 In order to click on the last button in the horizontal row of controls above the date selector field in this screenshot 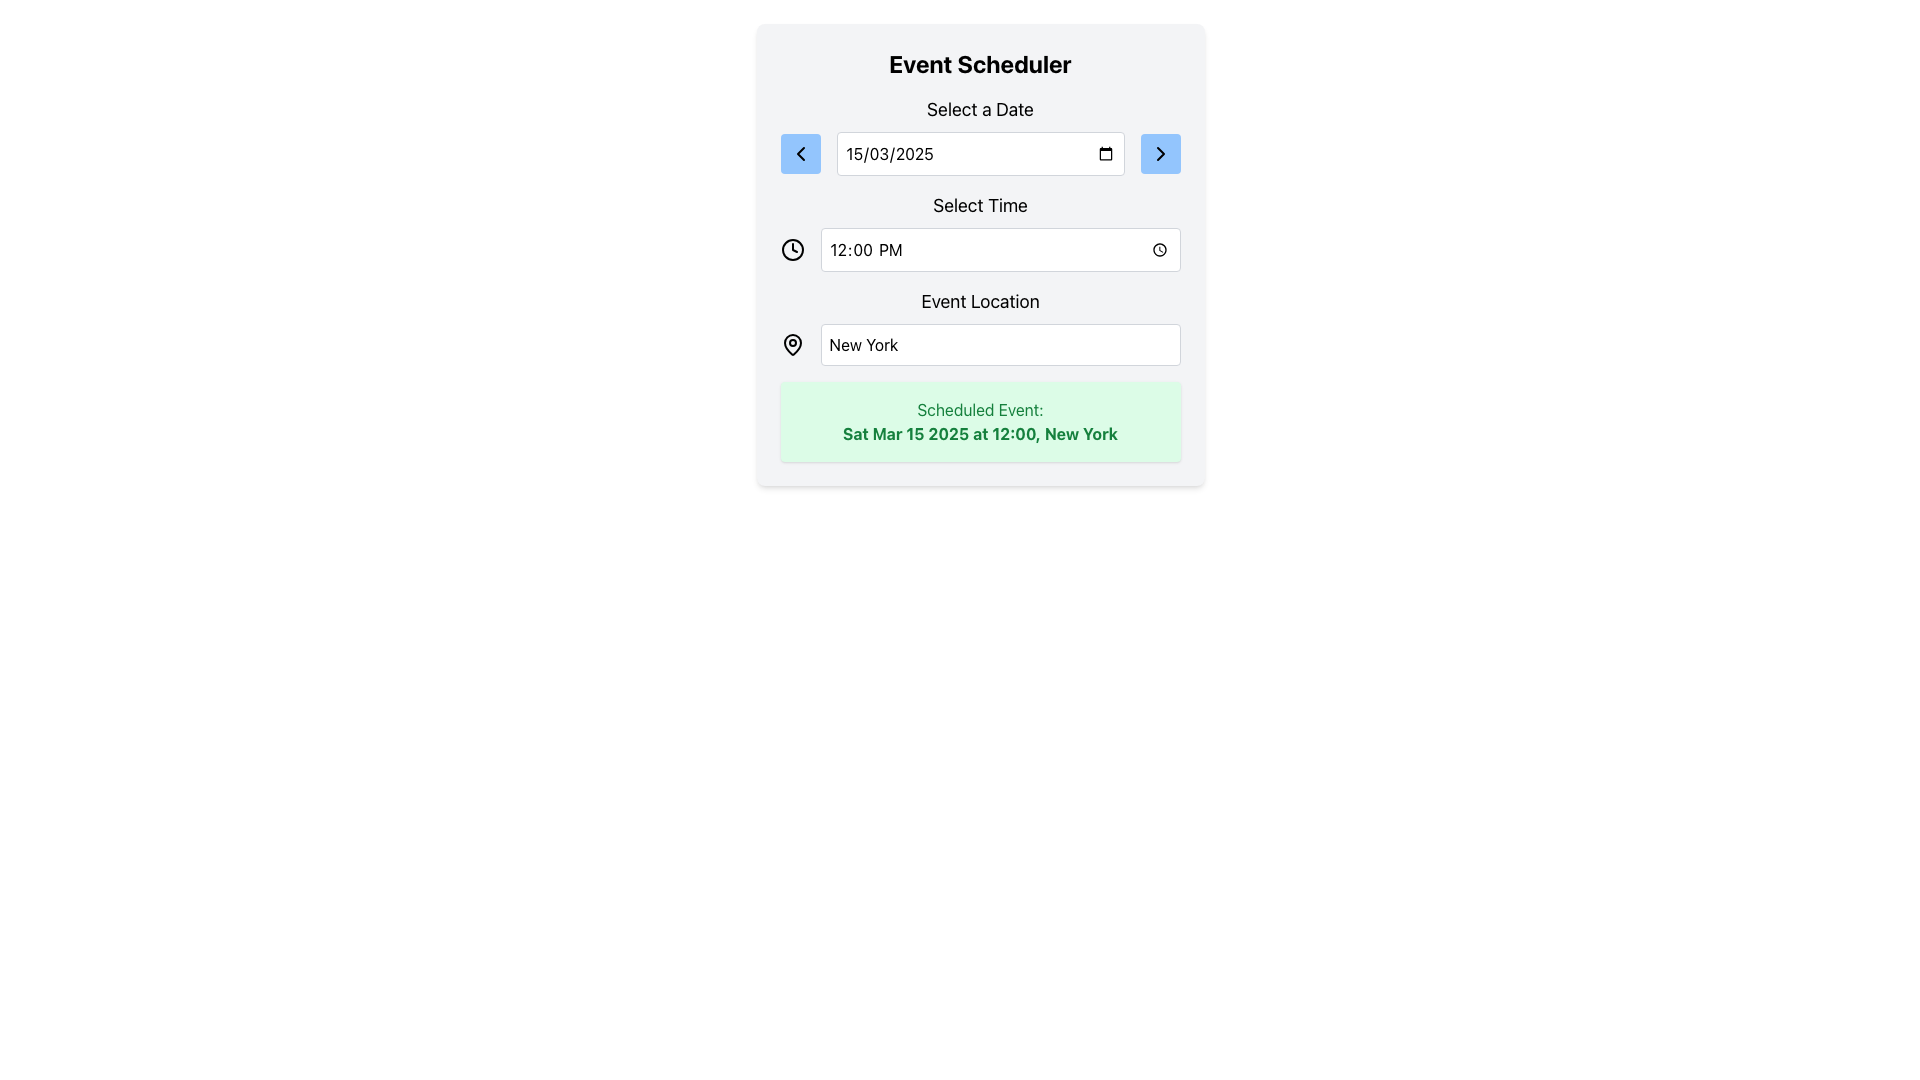, I will do `click(1160, 153)`.